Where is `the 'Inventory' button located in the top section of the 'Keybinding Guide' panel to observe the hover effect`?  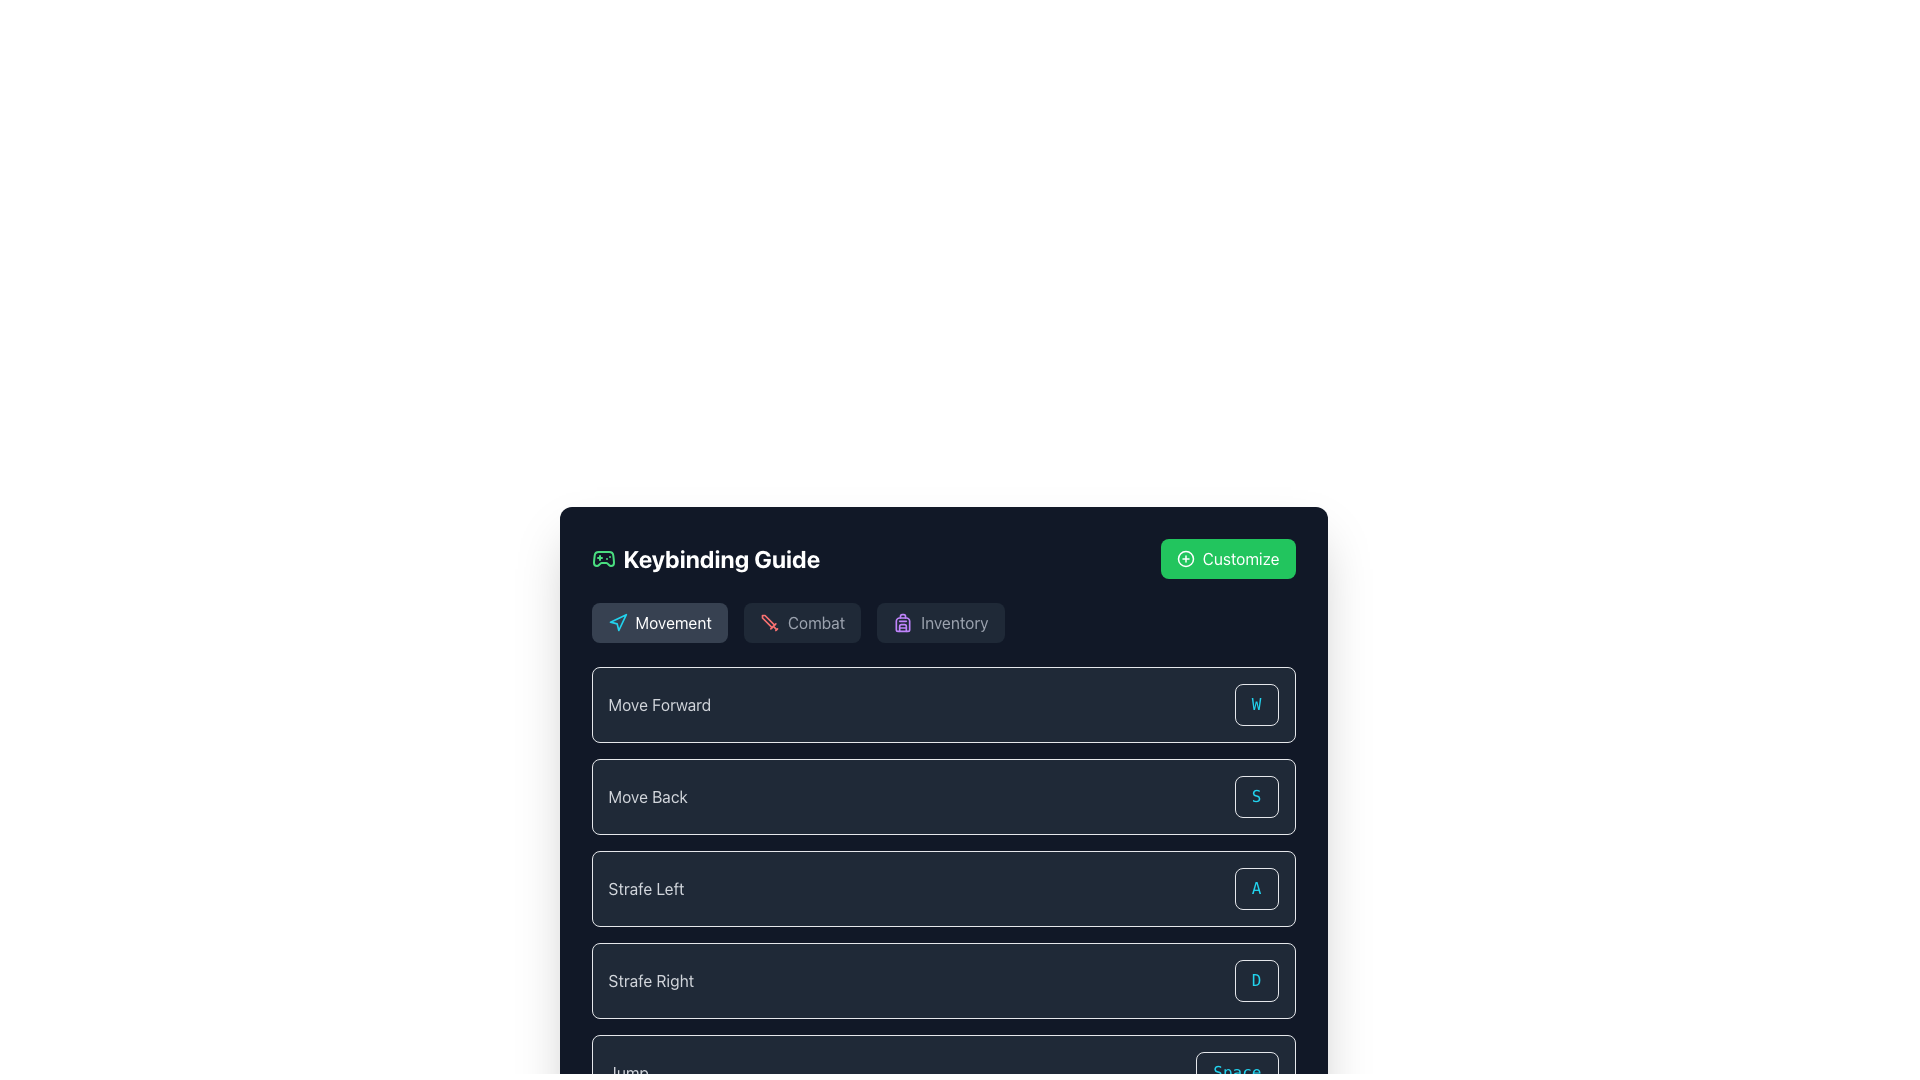 the 'Inventory' button located in the top section of the 'Keybinding Guide' panel to observe the hover effect is located at coordinates (939, 622).